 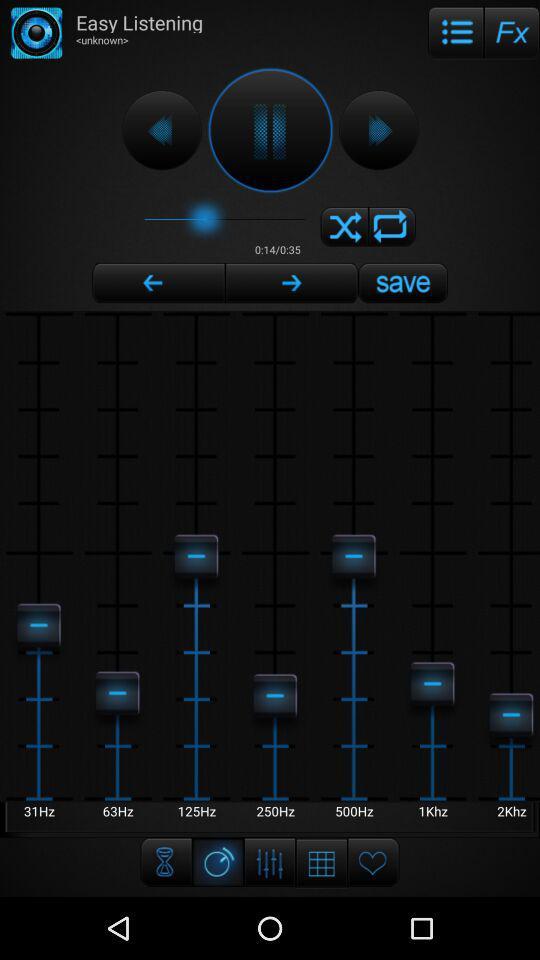 I want to click on the sliders icon, so click(x=270, y=922).